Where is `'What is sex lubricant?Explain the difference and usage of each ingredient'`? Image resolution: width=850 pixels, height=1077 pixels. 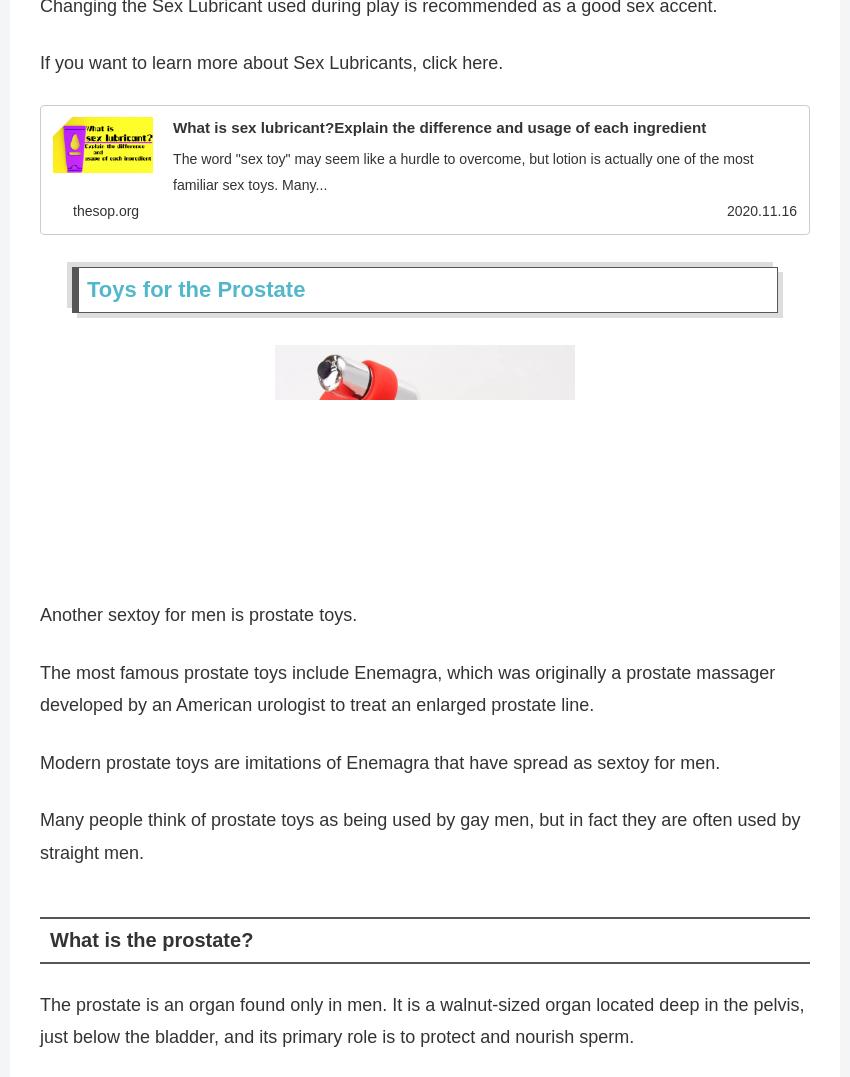 'What is sex lubricant?Explain the difference and usage of each ingredient' is located at coordinates (438, 131).